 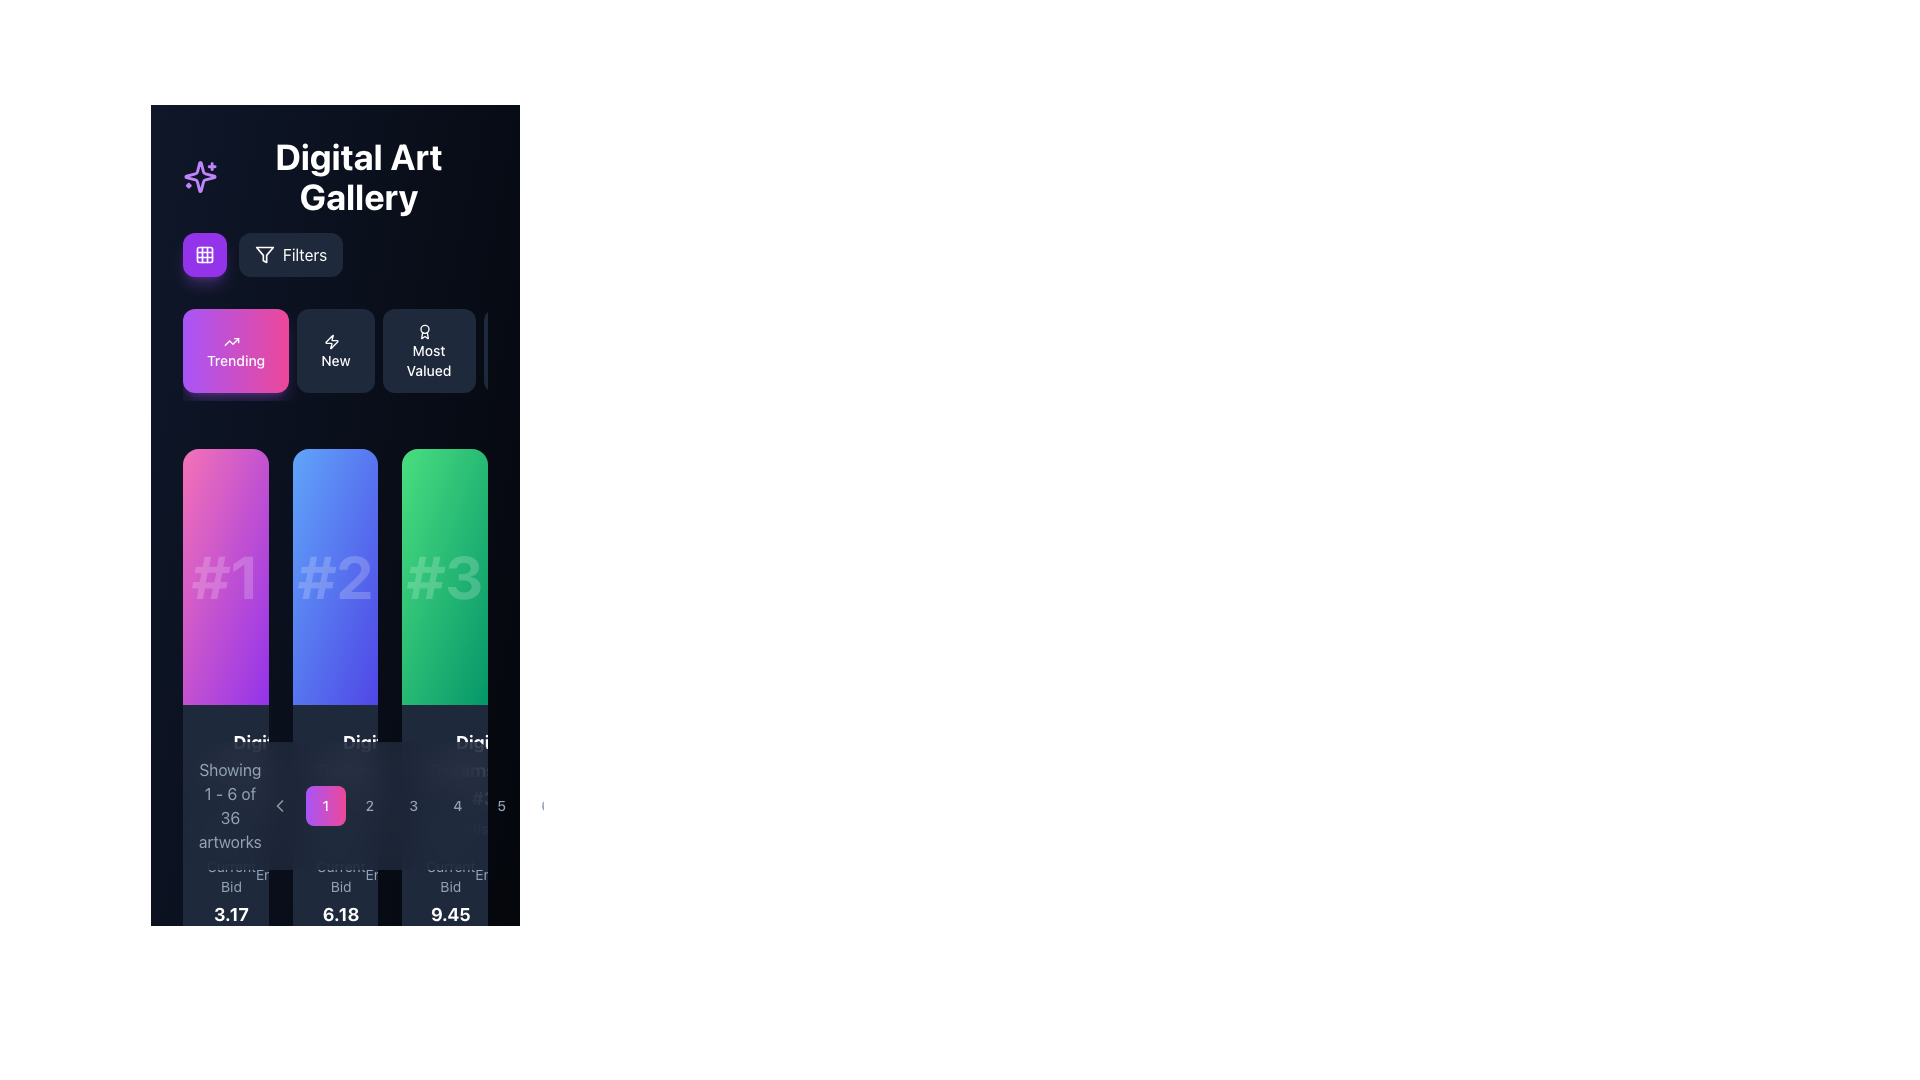 I want to click on the vibrant purple rounded square button with a grid icon in the center, styled with a white outline, so click(x=205, y=253).